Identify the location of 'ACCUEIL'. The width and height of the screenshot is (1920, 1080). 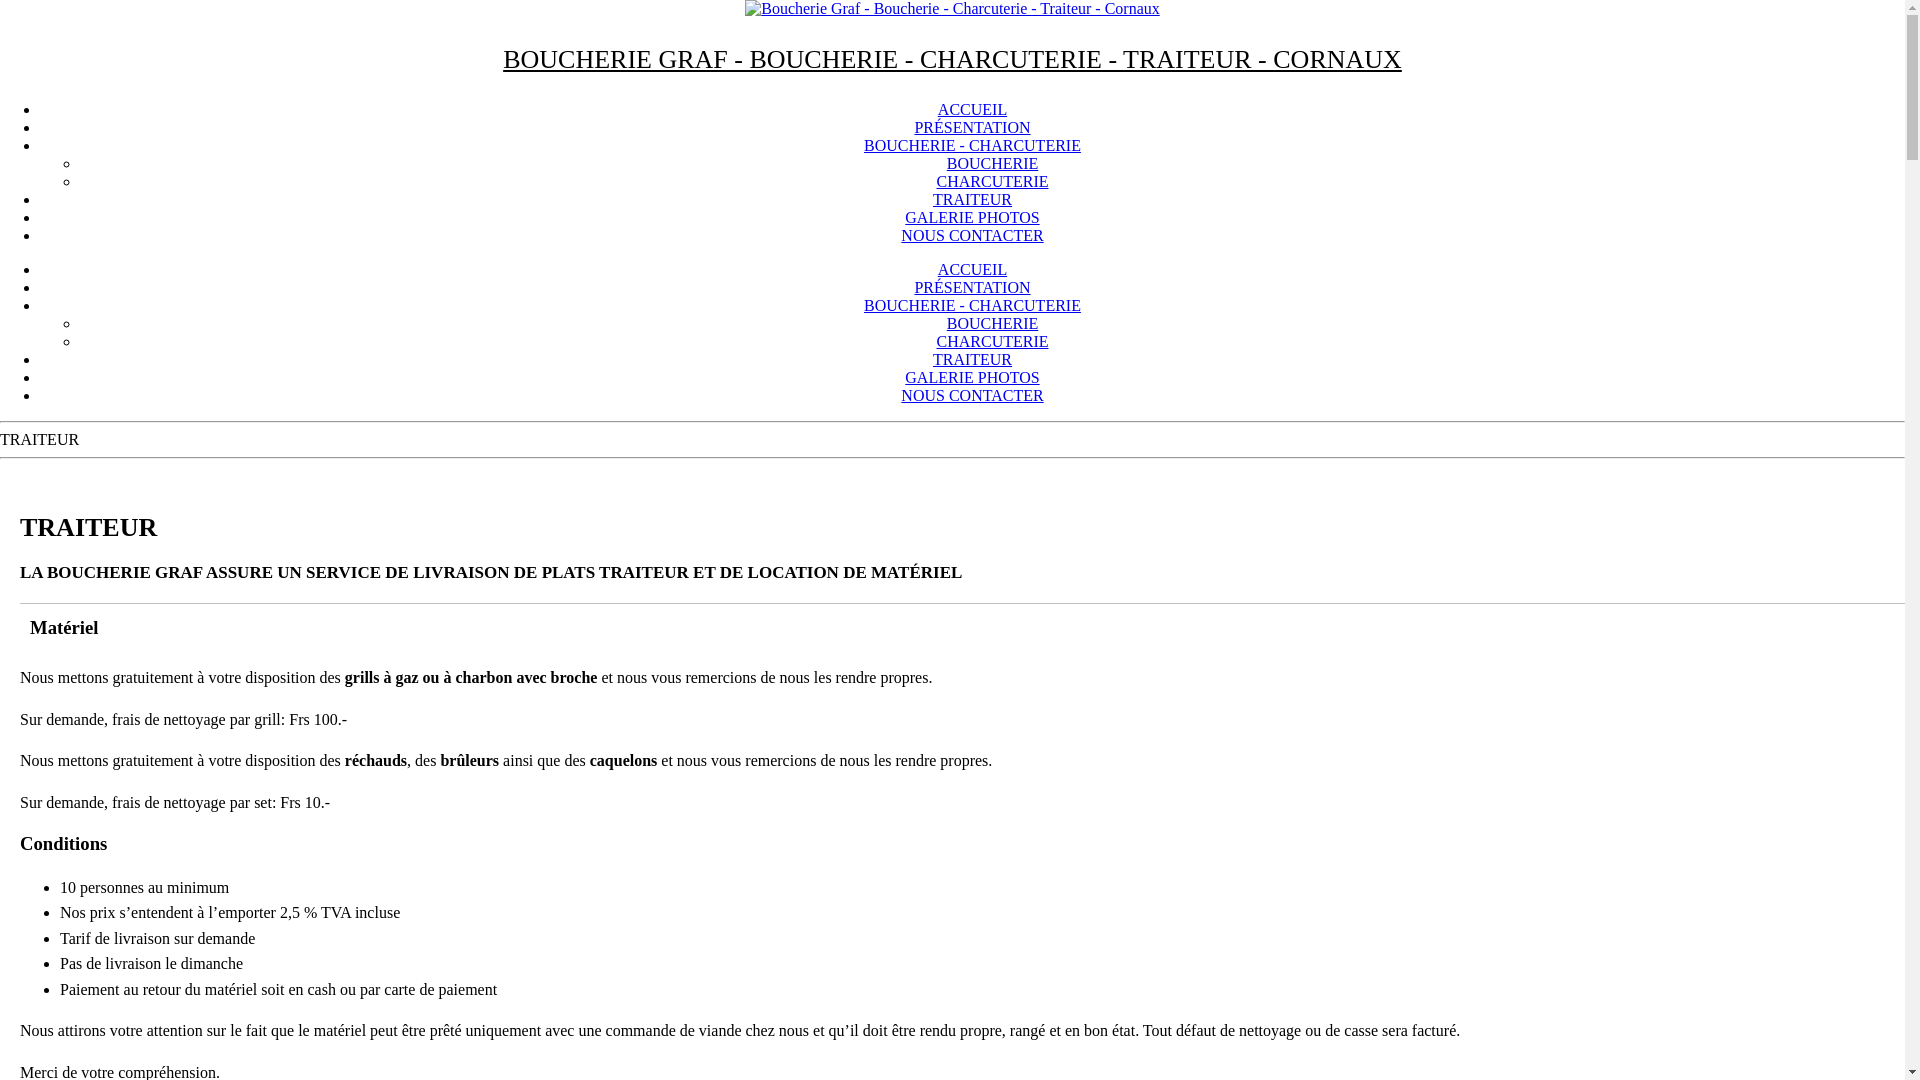
(972, 109).